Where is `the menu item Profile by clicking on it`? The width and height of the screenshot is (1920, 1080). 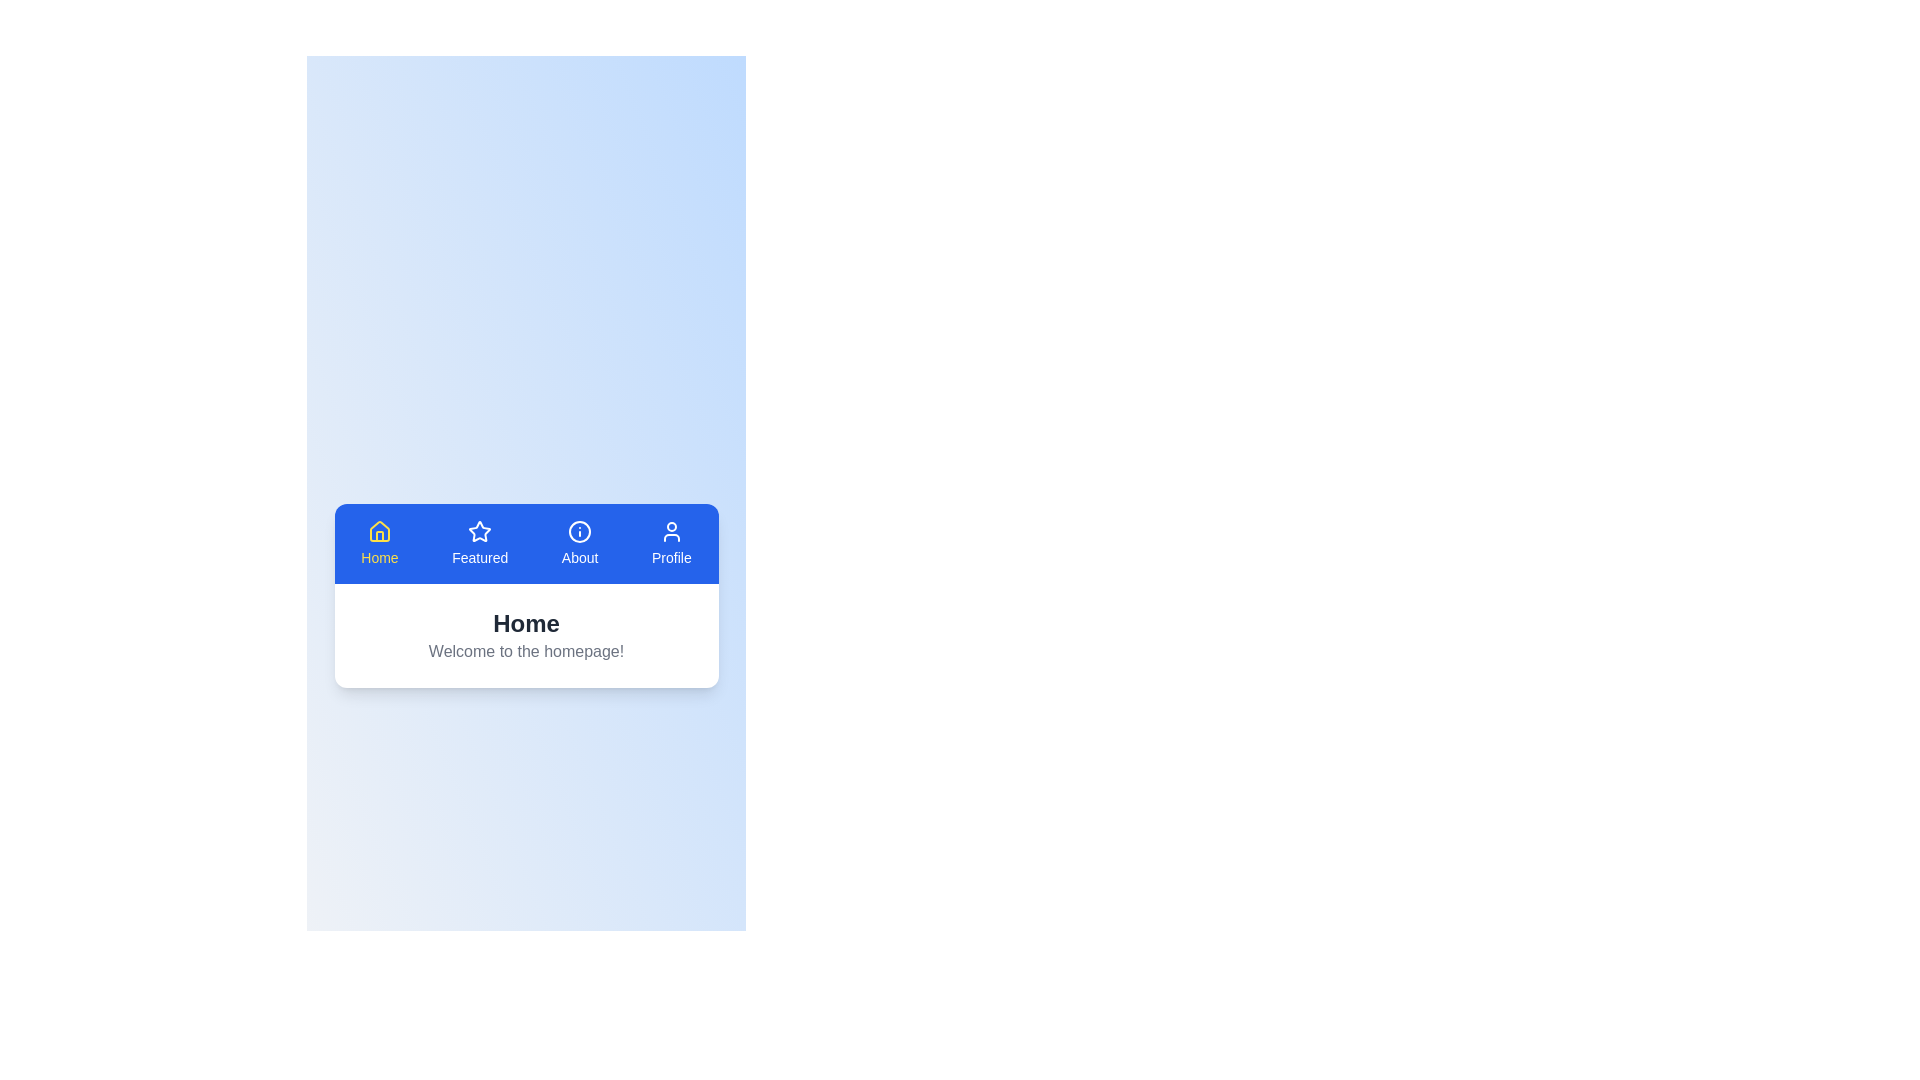 the menu item Profile by clicking on it is located at coordinates (671, 543).